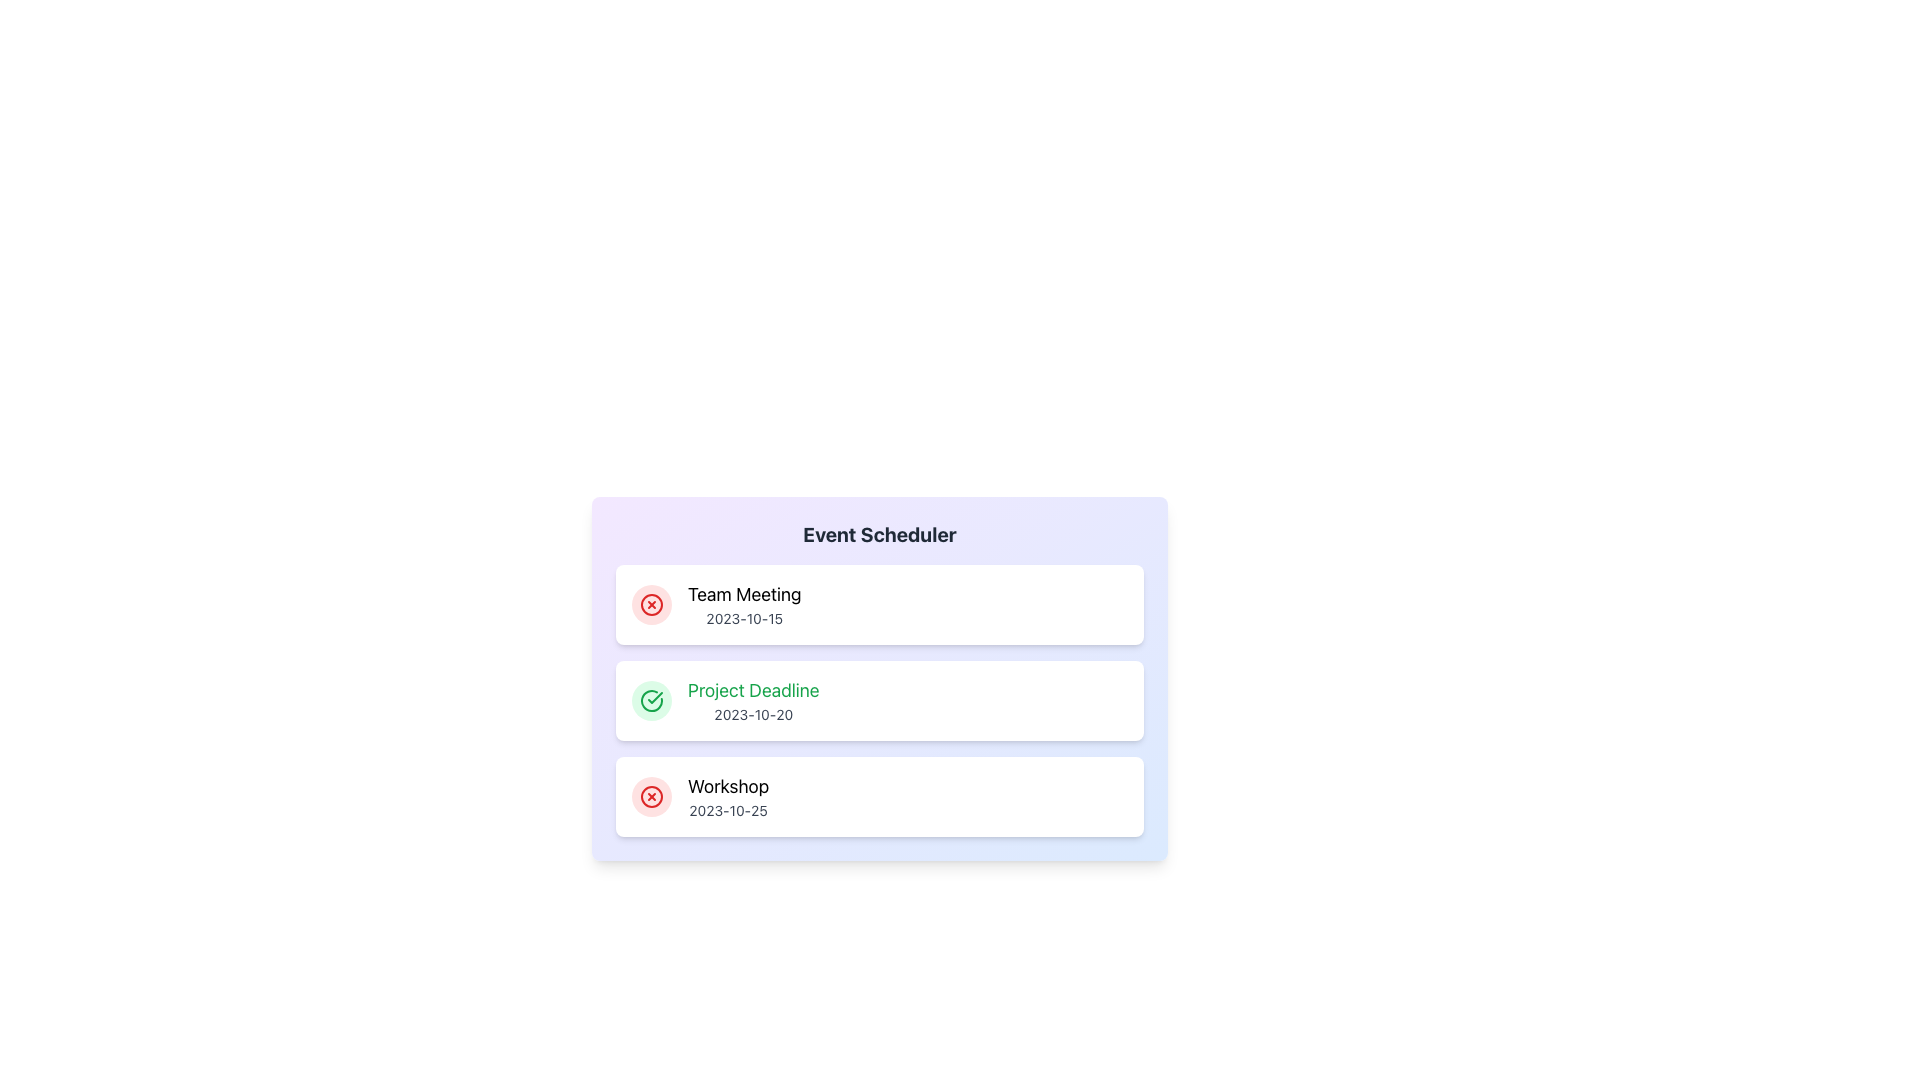 The width and height of the screenshot is (1920, 1080). Describe the element at coordinates (716, 604) in the screenshot. I see `text content of the 'Team Meeting' event description label located to the right of the circular red icon in the first row of the list within the main section of the card layout` at that location.